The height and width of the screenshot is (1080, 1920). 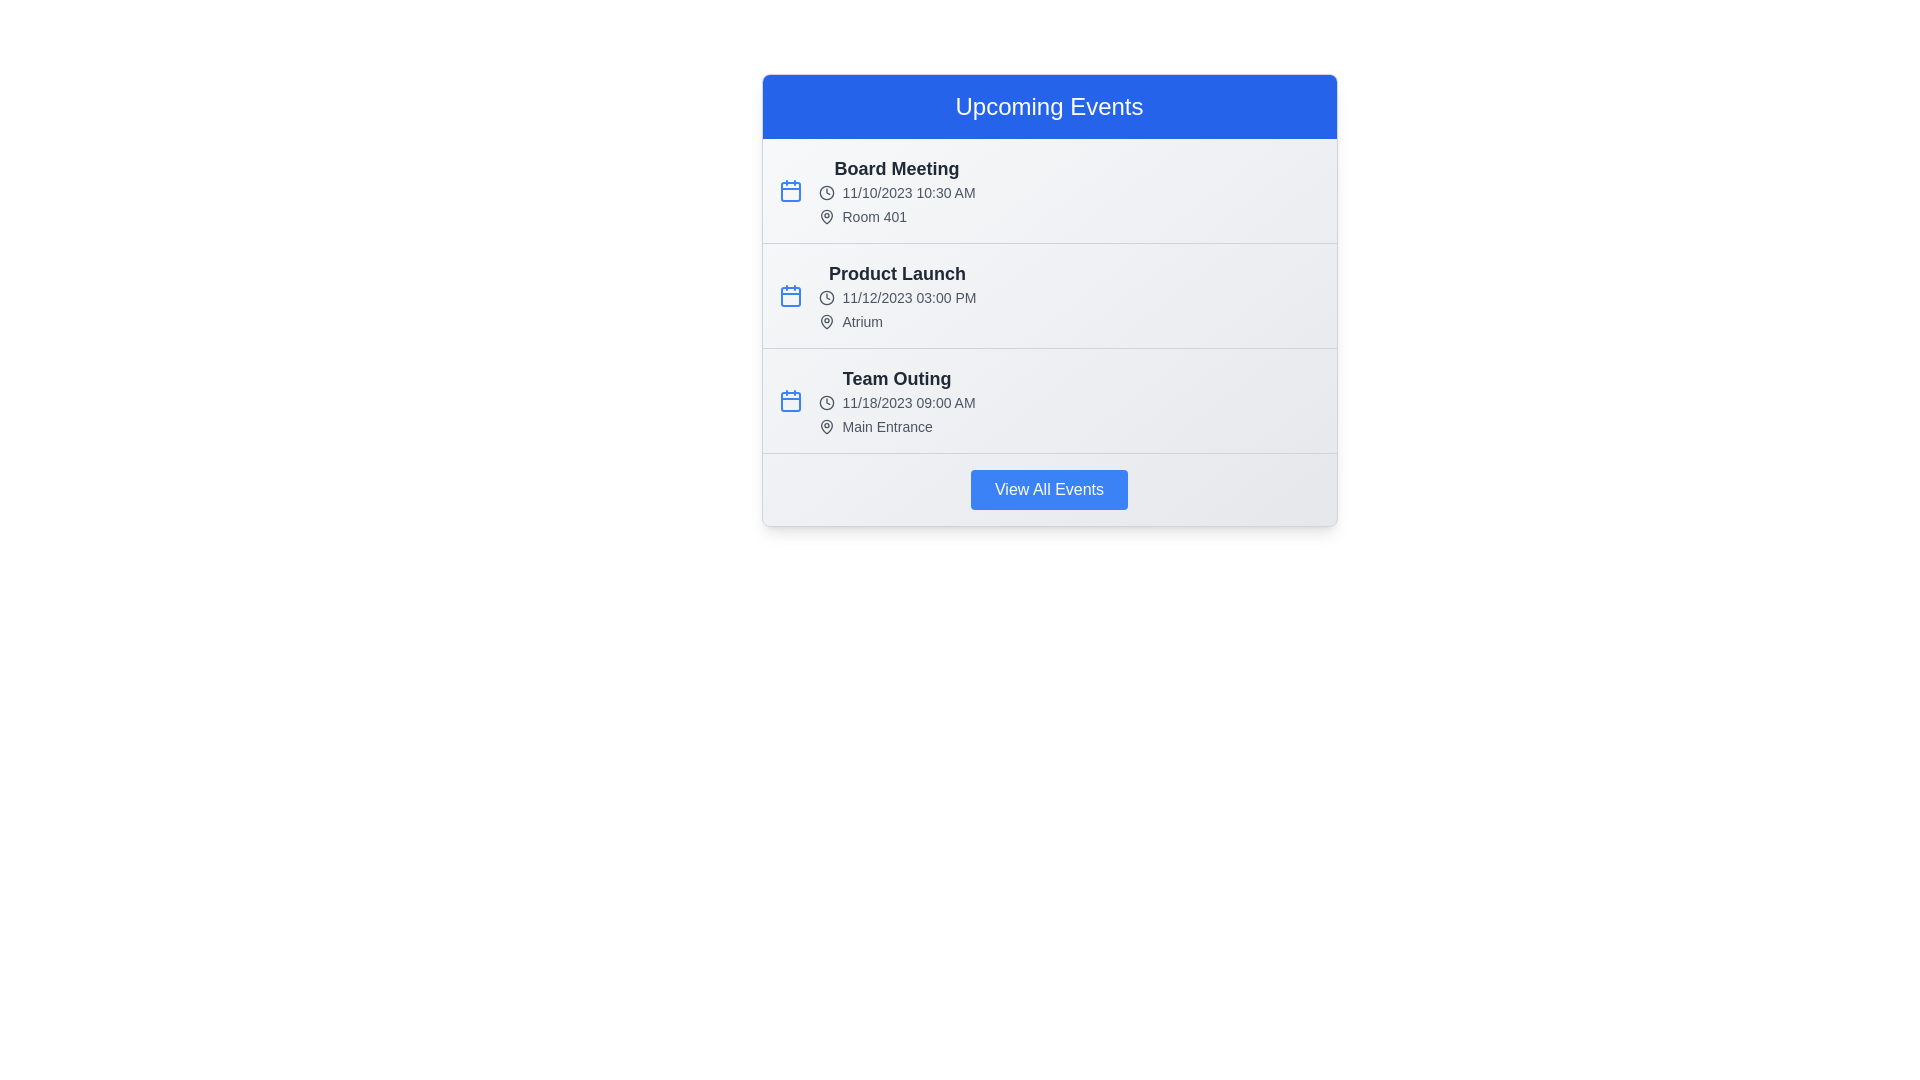 What do you see at coordinates (789, 192) in the screenshot?
I see `the decorative graphic element that is part of the calendar icon, located towards the top left of the event listing interface, which is styled with a white fill and blue outline` at bounding box center [789, 192].